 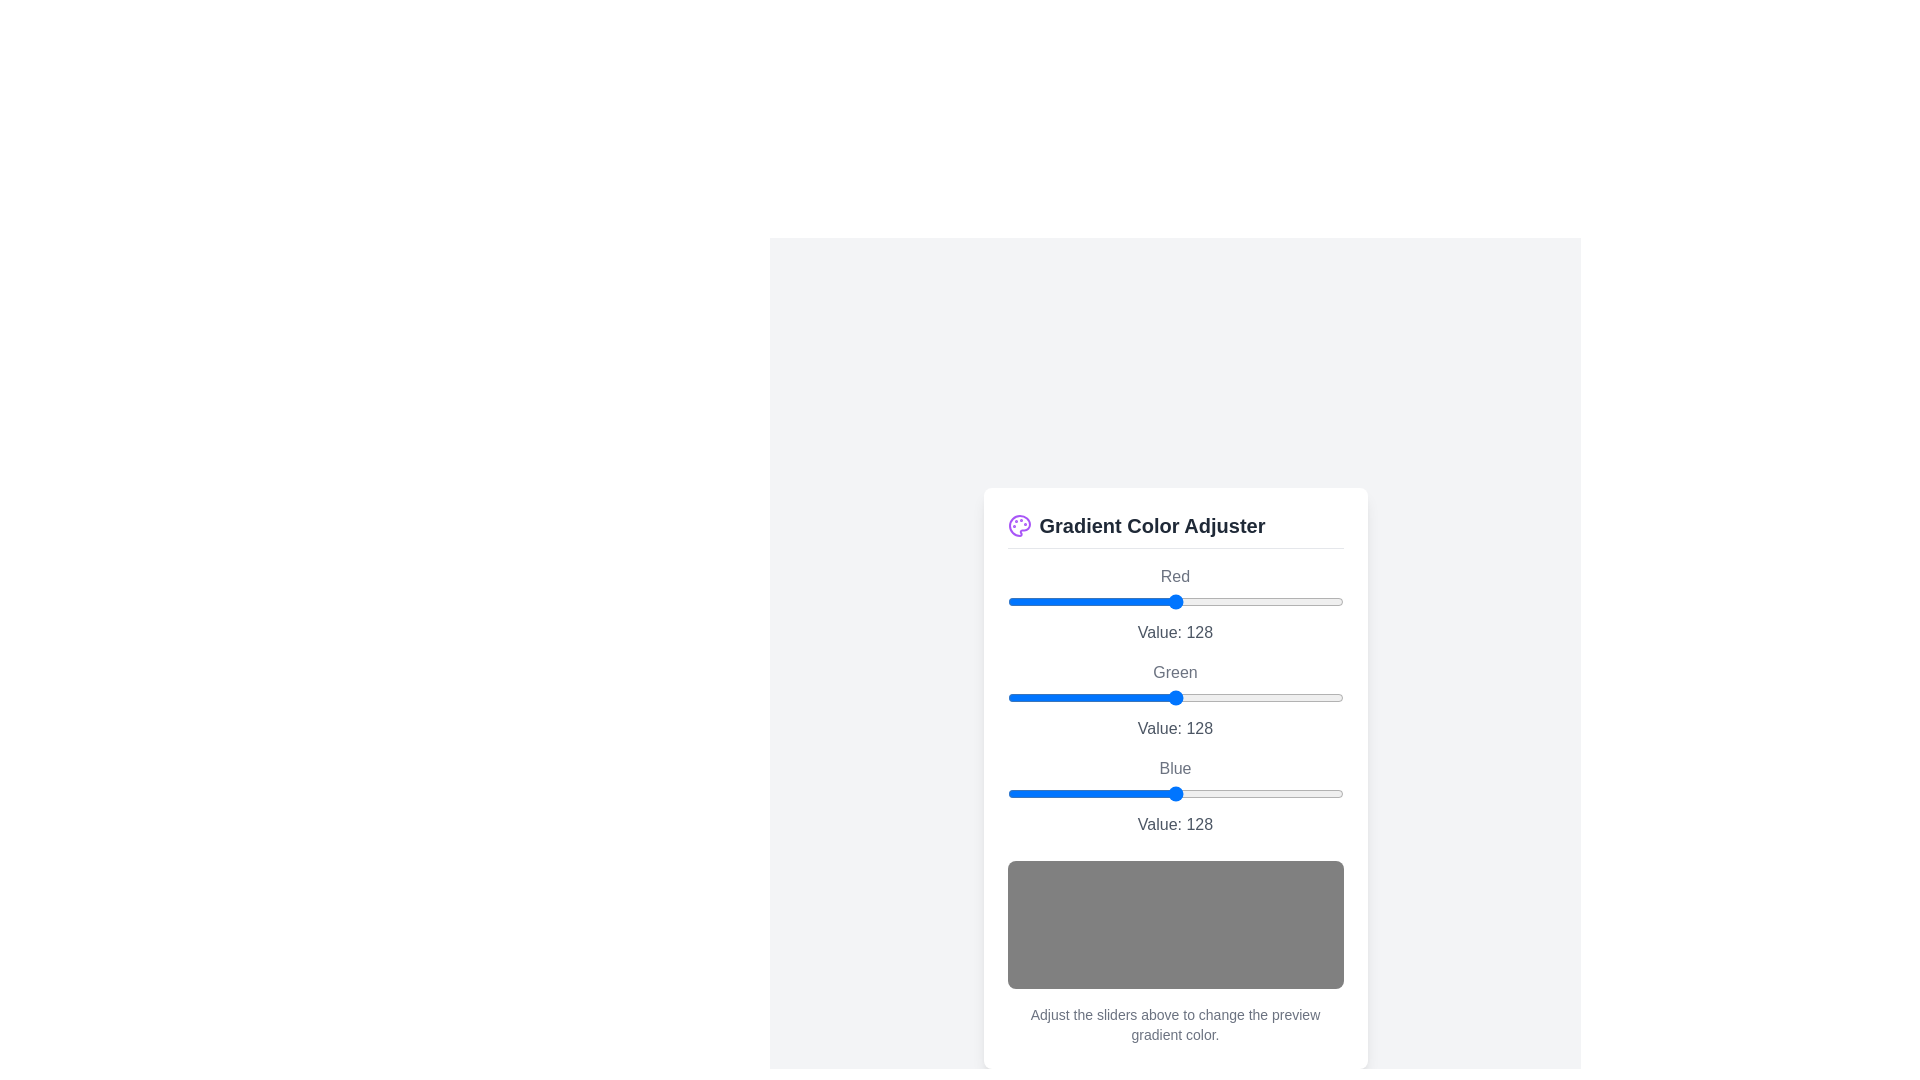 What do you see at coordinates (1272, 792) in the screenshot?
I see `the blue slider to set its value to 202` at bounding box center [1272, 792].